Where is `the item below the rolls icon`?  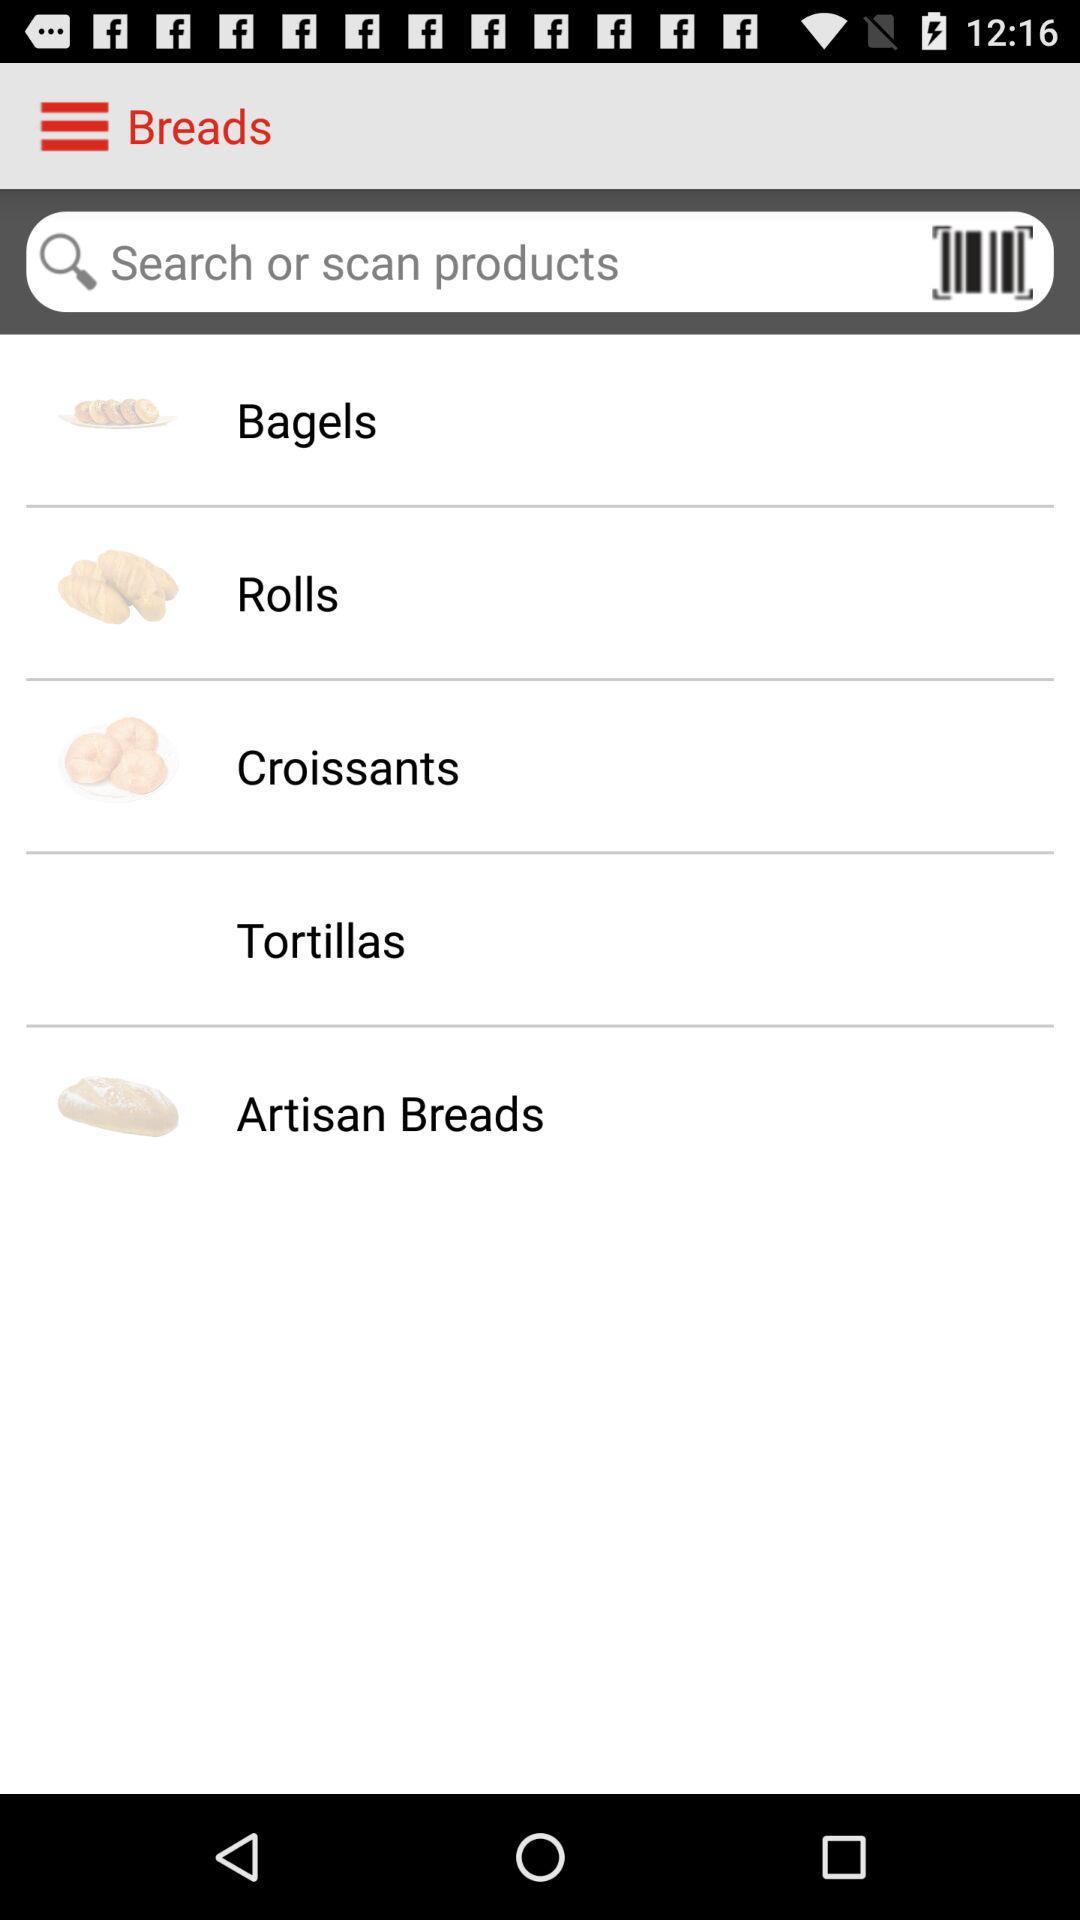 the item below the rolls icon is located at coordinates (346, 765).